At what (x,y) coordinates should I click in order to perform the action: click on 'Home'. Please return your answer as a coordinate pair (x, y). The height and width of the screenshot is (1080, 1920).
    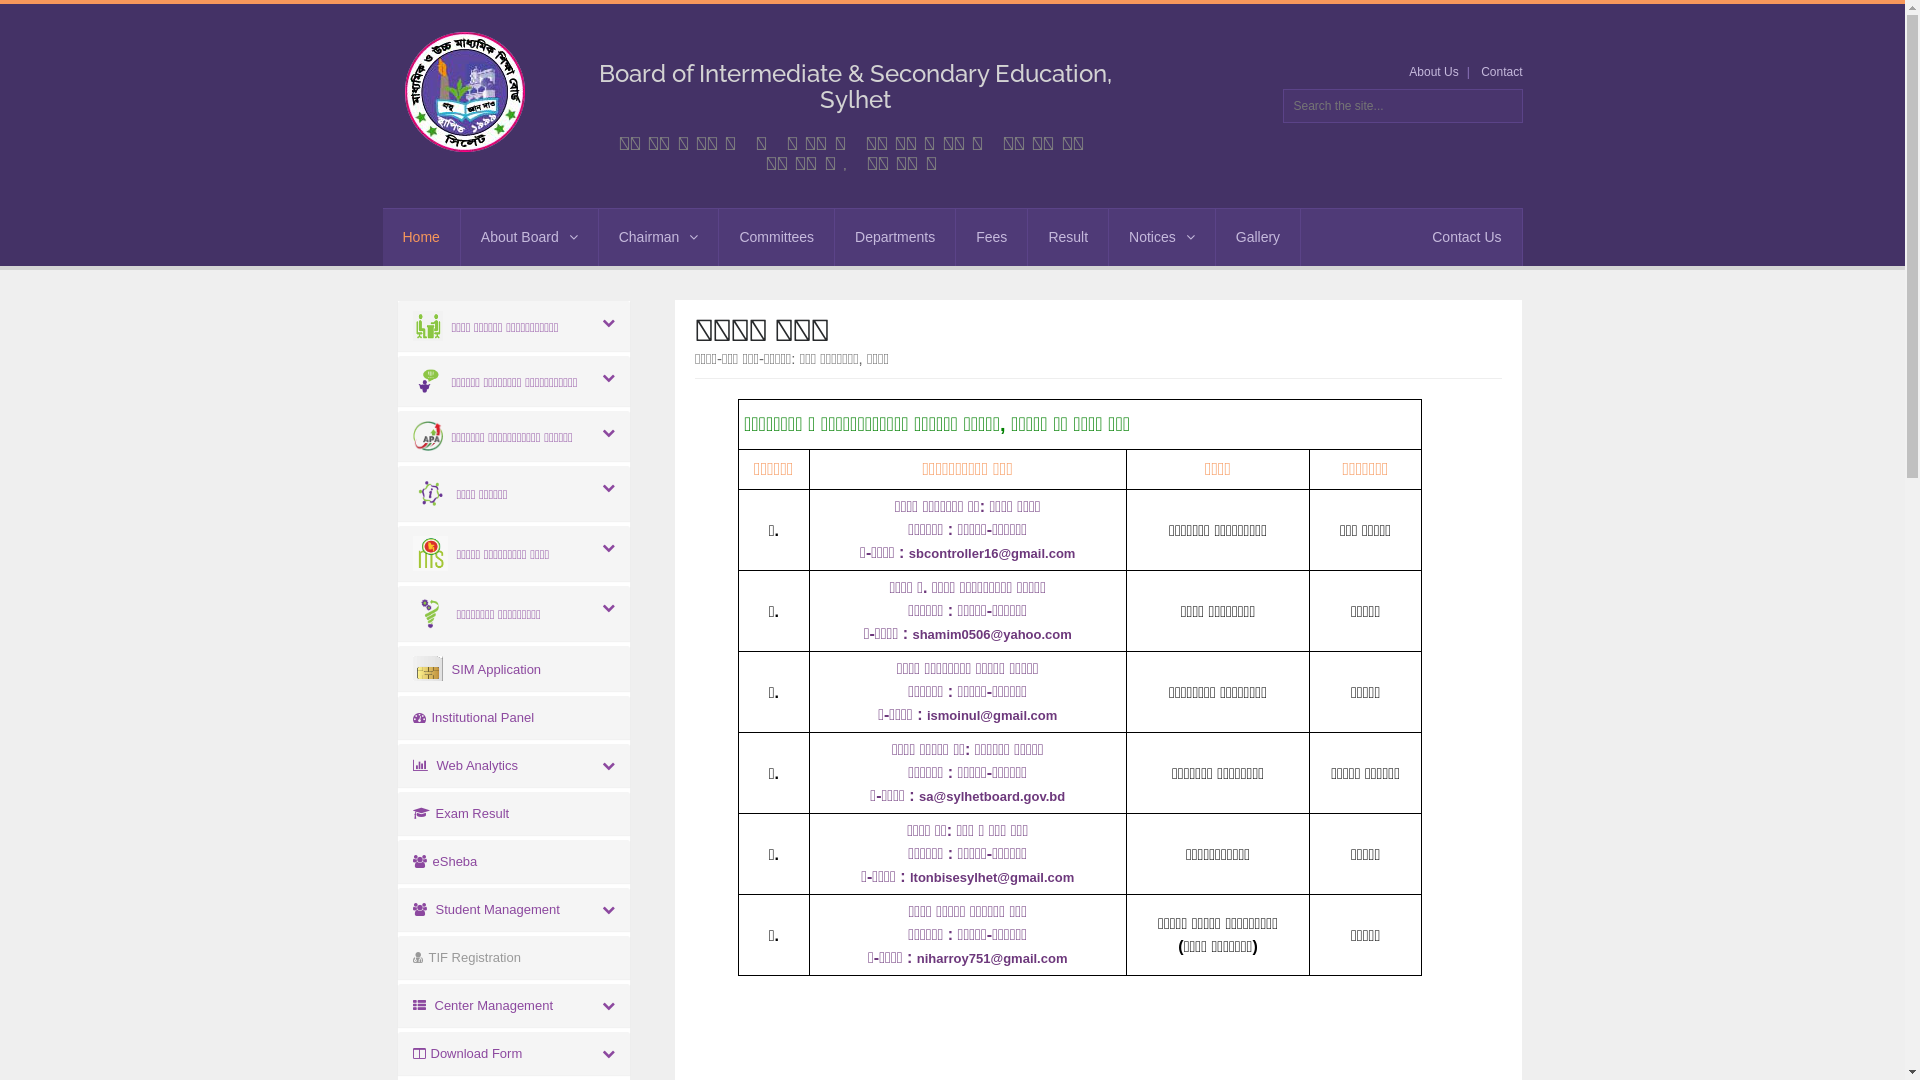
    Looking at the image, I should click on (419, 236).